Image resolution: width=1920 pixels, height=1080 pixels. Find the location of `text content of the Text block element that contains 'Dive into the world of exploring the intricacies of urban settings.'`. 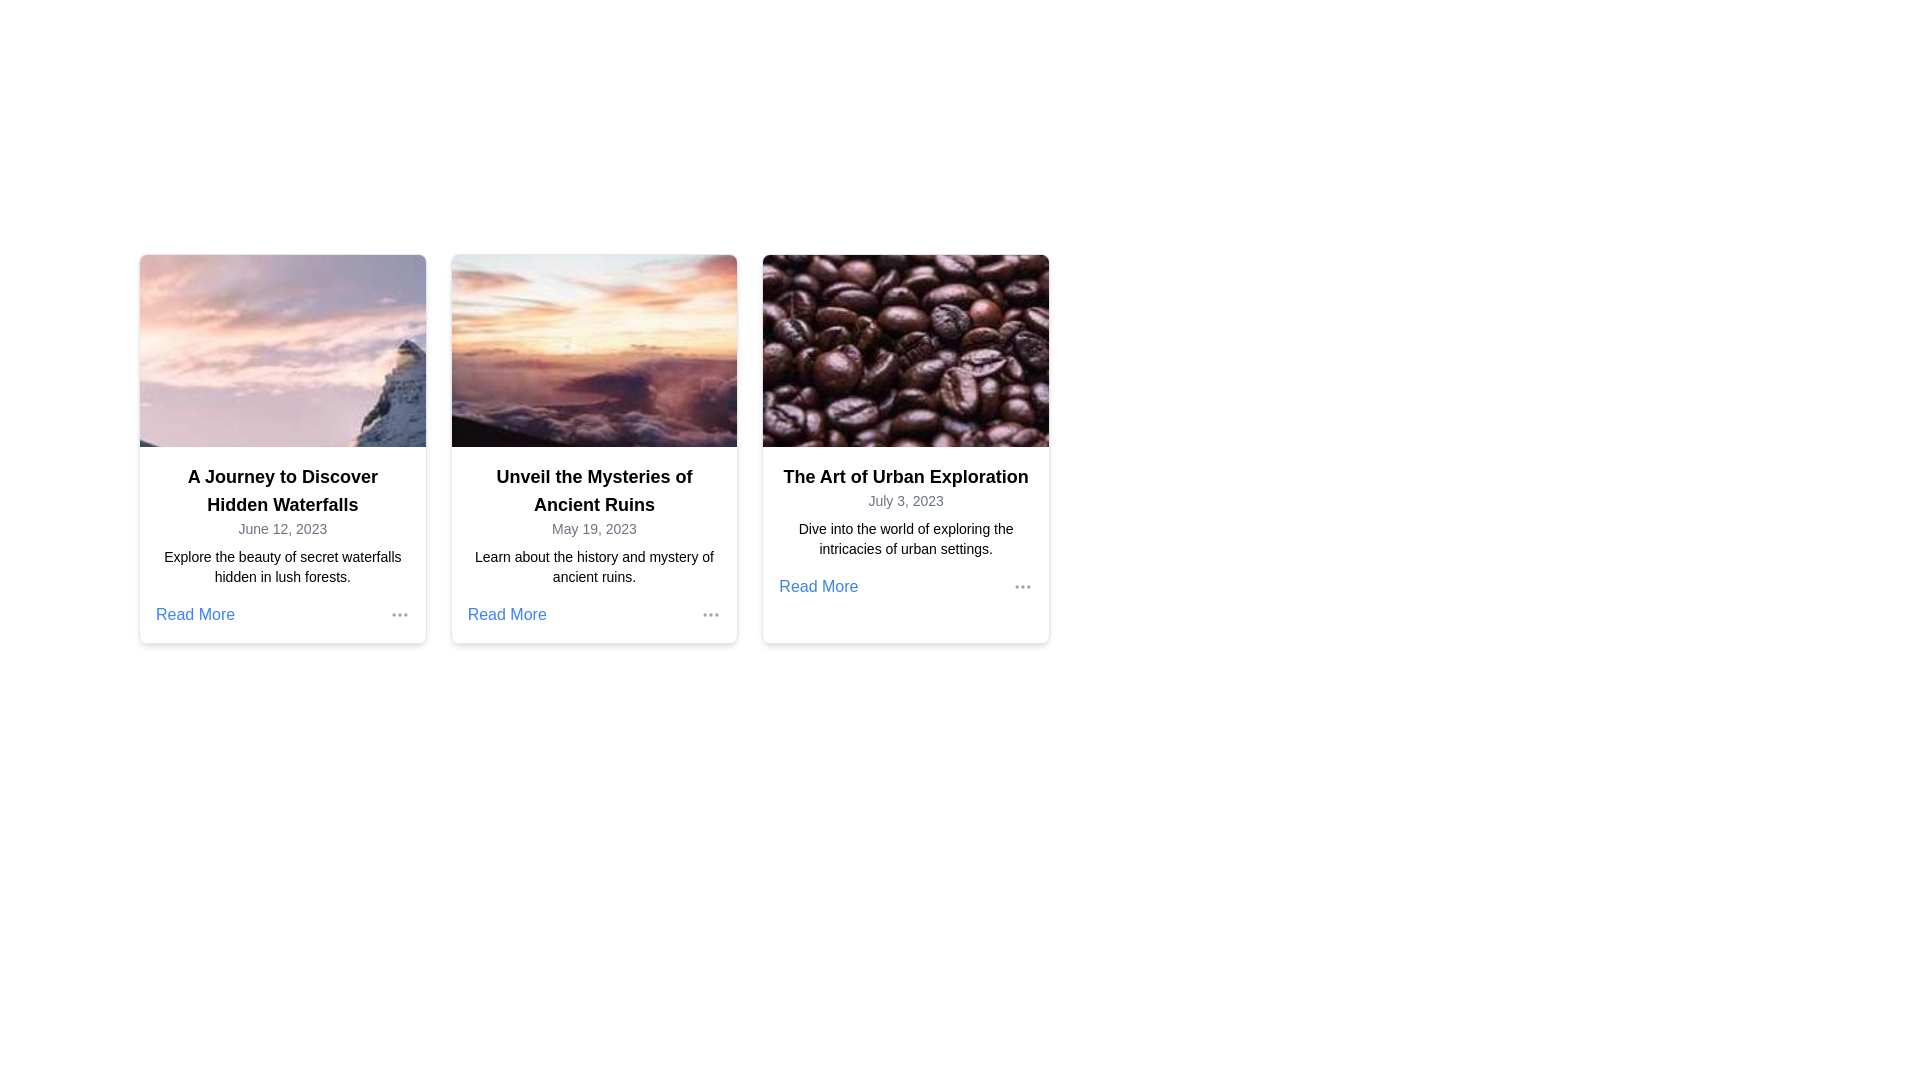

text content of the Text block element that contains 'Dive into the world of exploring the intricacies of urban settings.' is located at coordinates (905, 538).